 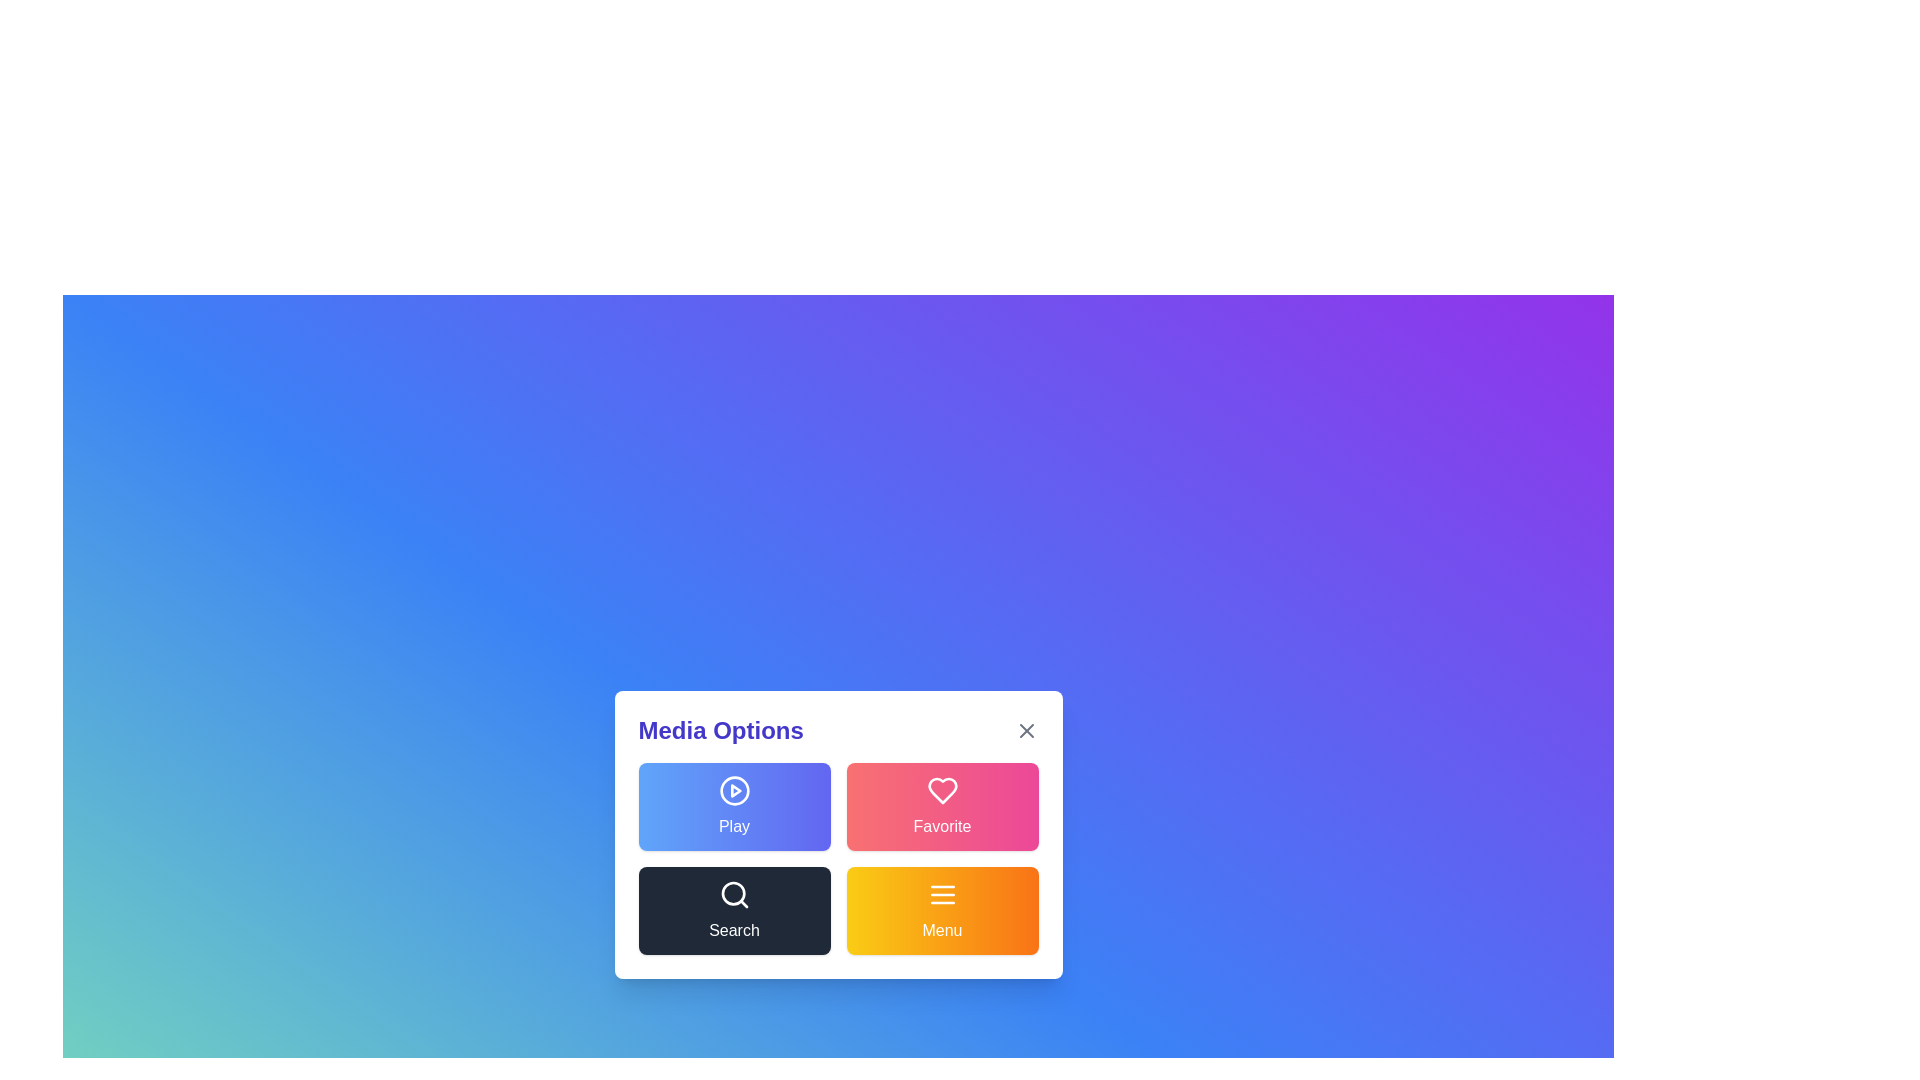 I want to click on the search button located in the bottom-left position of the 'Media Options' modal to observe style changes, so click(x=733, y=910).